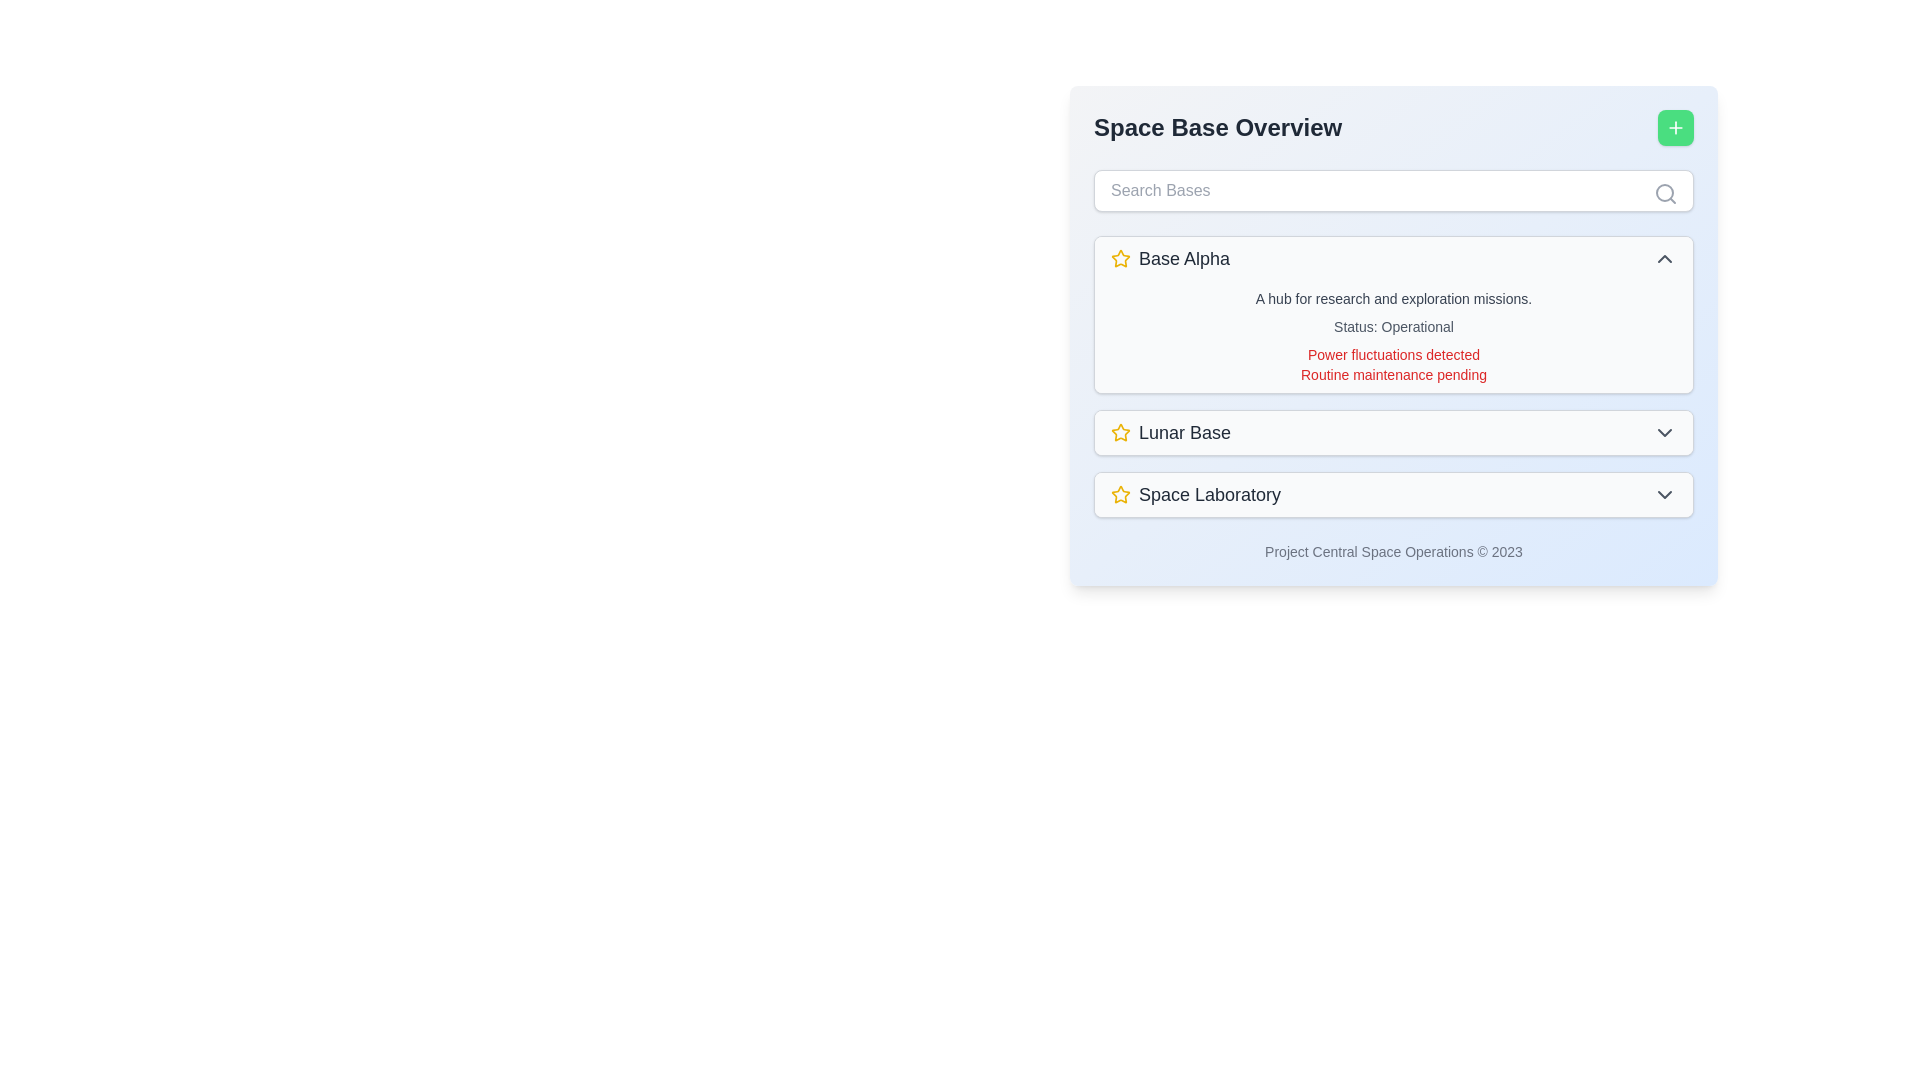 The height and width of the screenshot is (1080, 1920). What do you see at coordinates (1392, 365) in the screenshot?
I see `the multiline text block displaying warning messages: 'Power fluctuations detected' and 'Routine maintenance pending', located in the 'Base Alpha' section of the application` at bounding box center [1392, 365].